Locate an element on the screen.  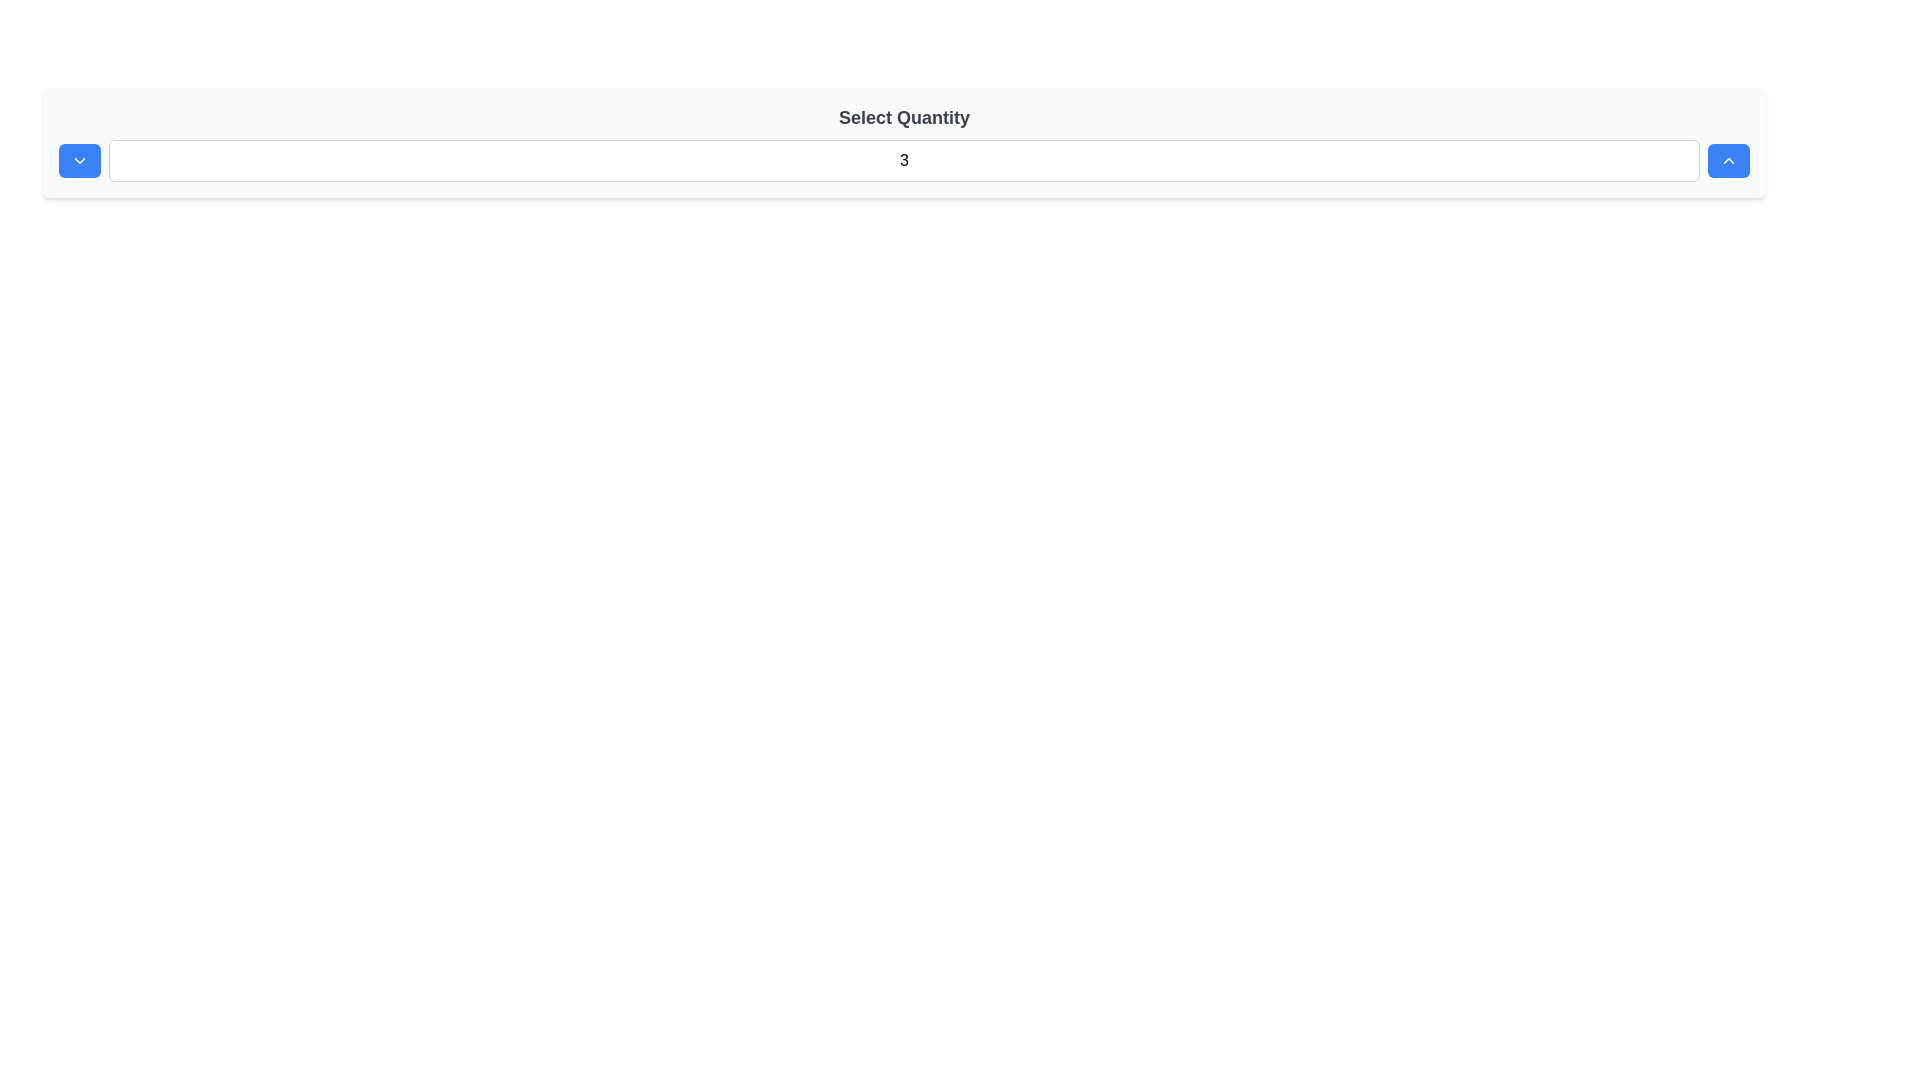
the small blue rectangular button with rounded corners and a white upward-pointing chevron icon to increment the value in the input field displaying '3' is located at coordinates (1727, 160).